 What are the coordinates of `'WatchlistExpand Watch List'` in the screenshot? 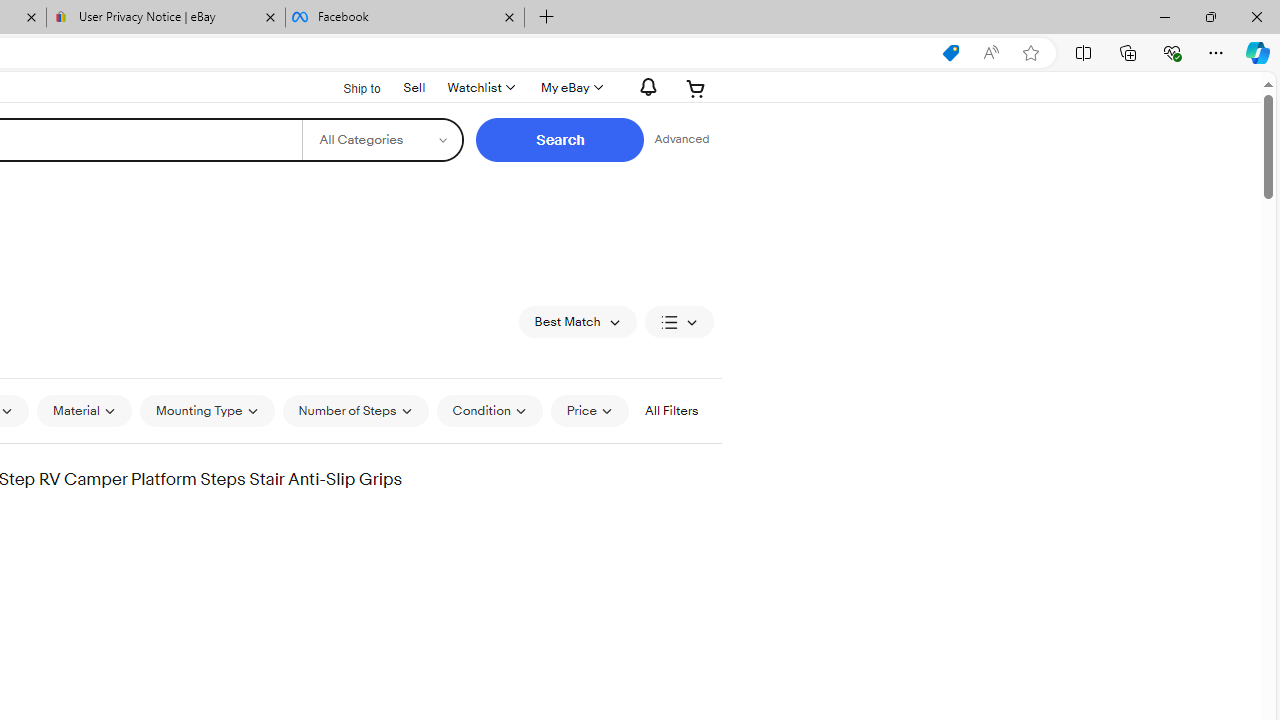 It's located at (480, 87).